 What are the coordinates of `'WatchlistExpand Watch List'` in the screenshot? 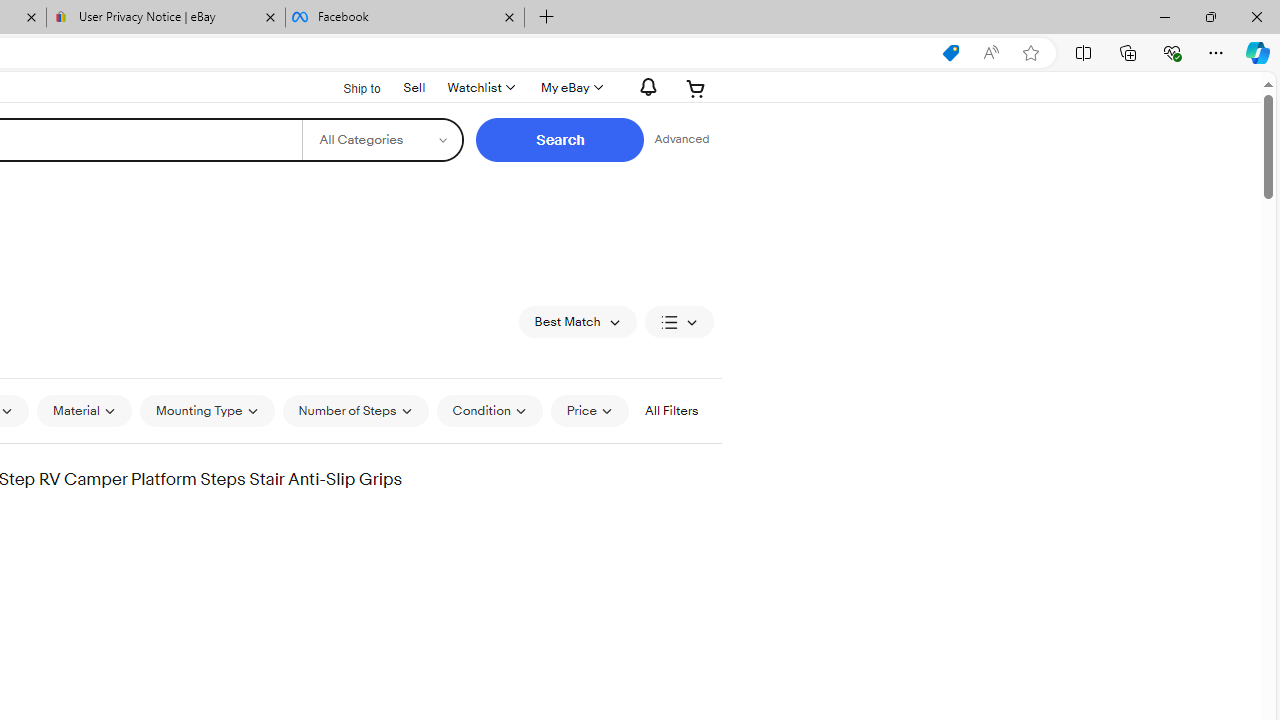 It's located at (480, 87).